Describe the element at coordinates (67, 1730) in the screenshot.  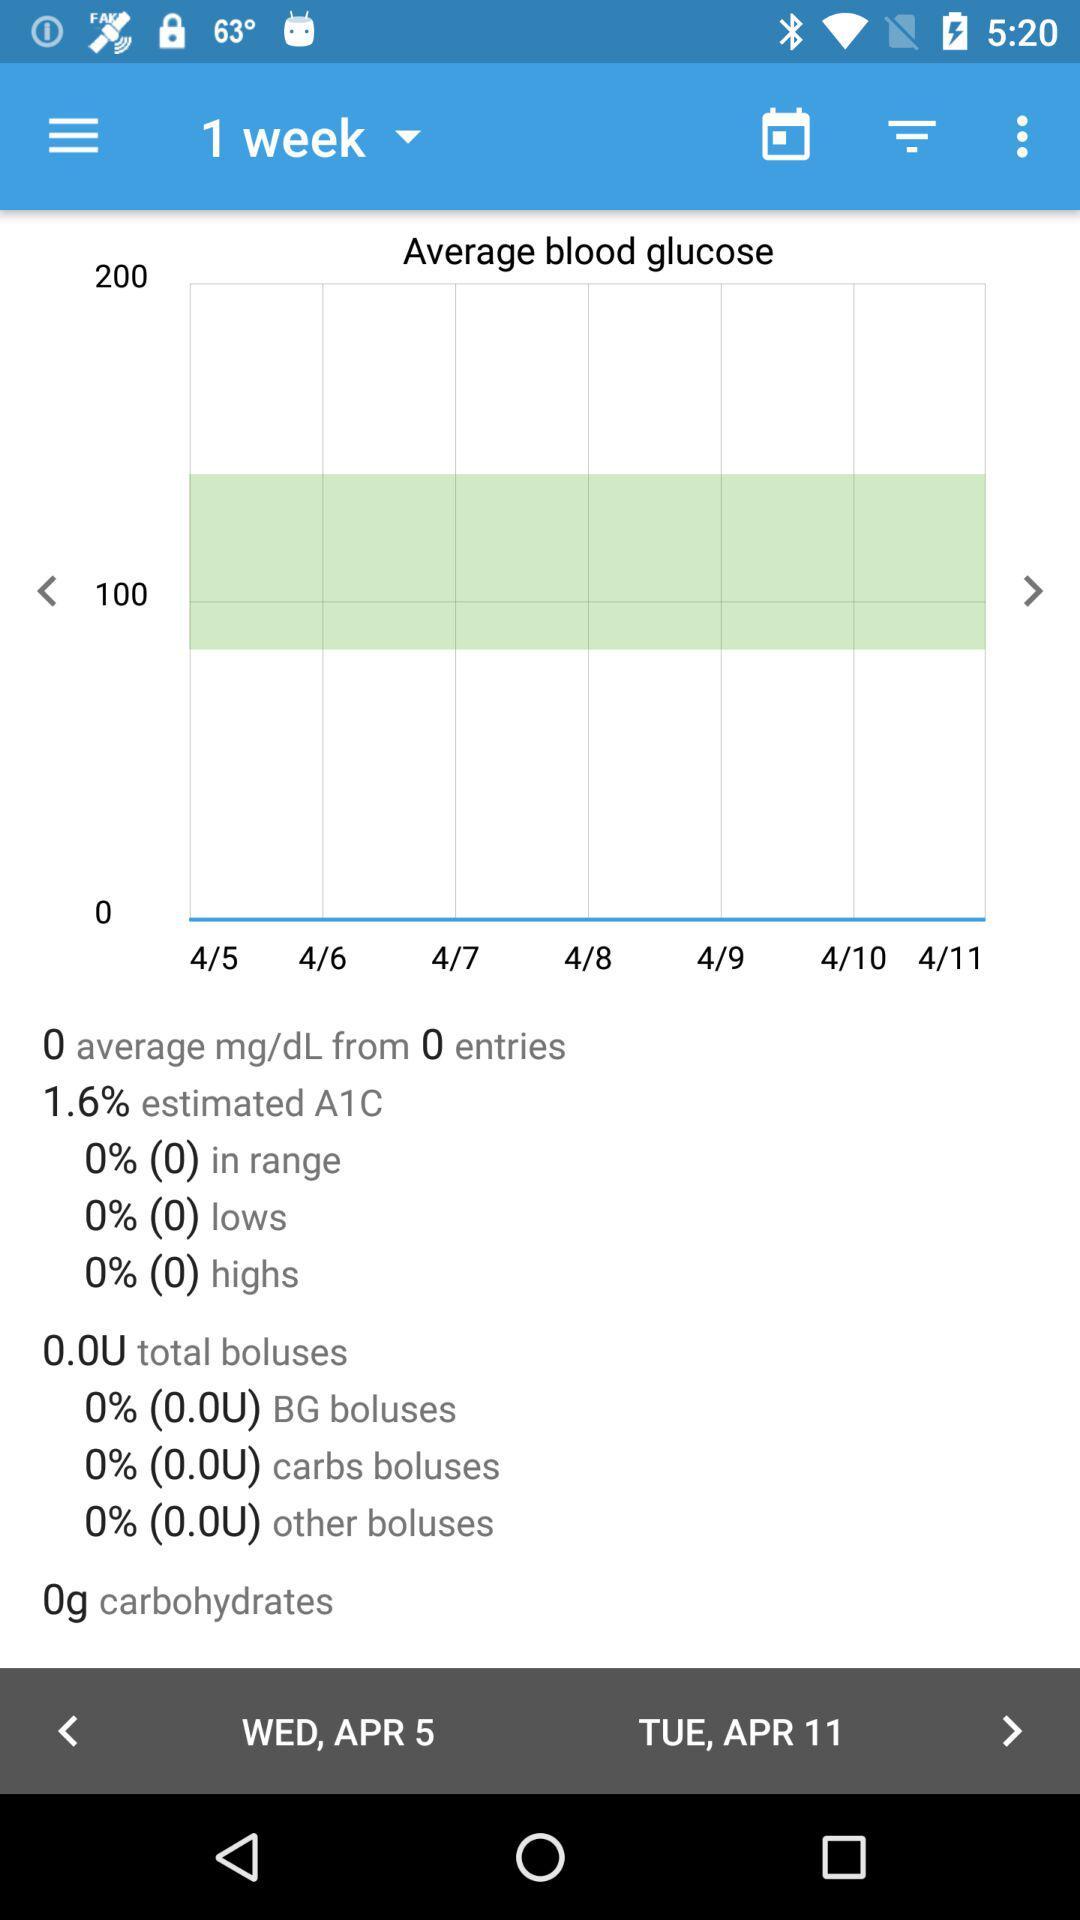
I see `the arrow_backward icon` at that location.